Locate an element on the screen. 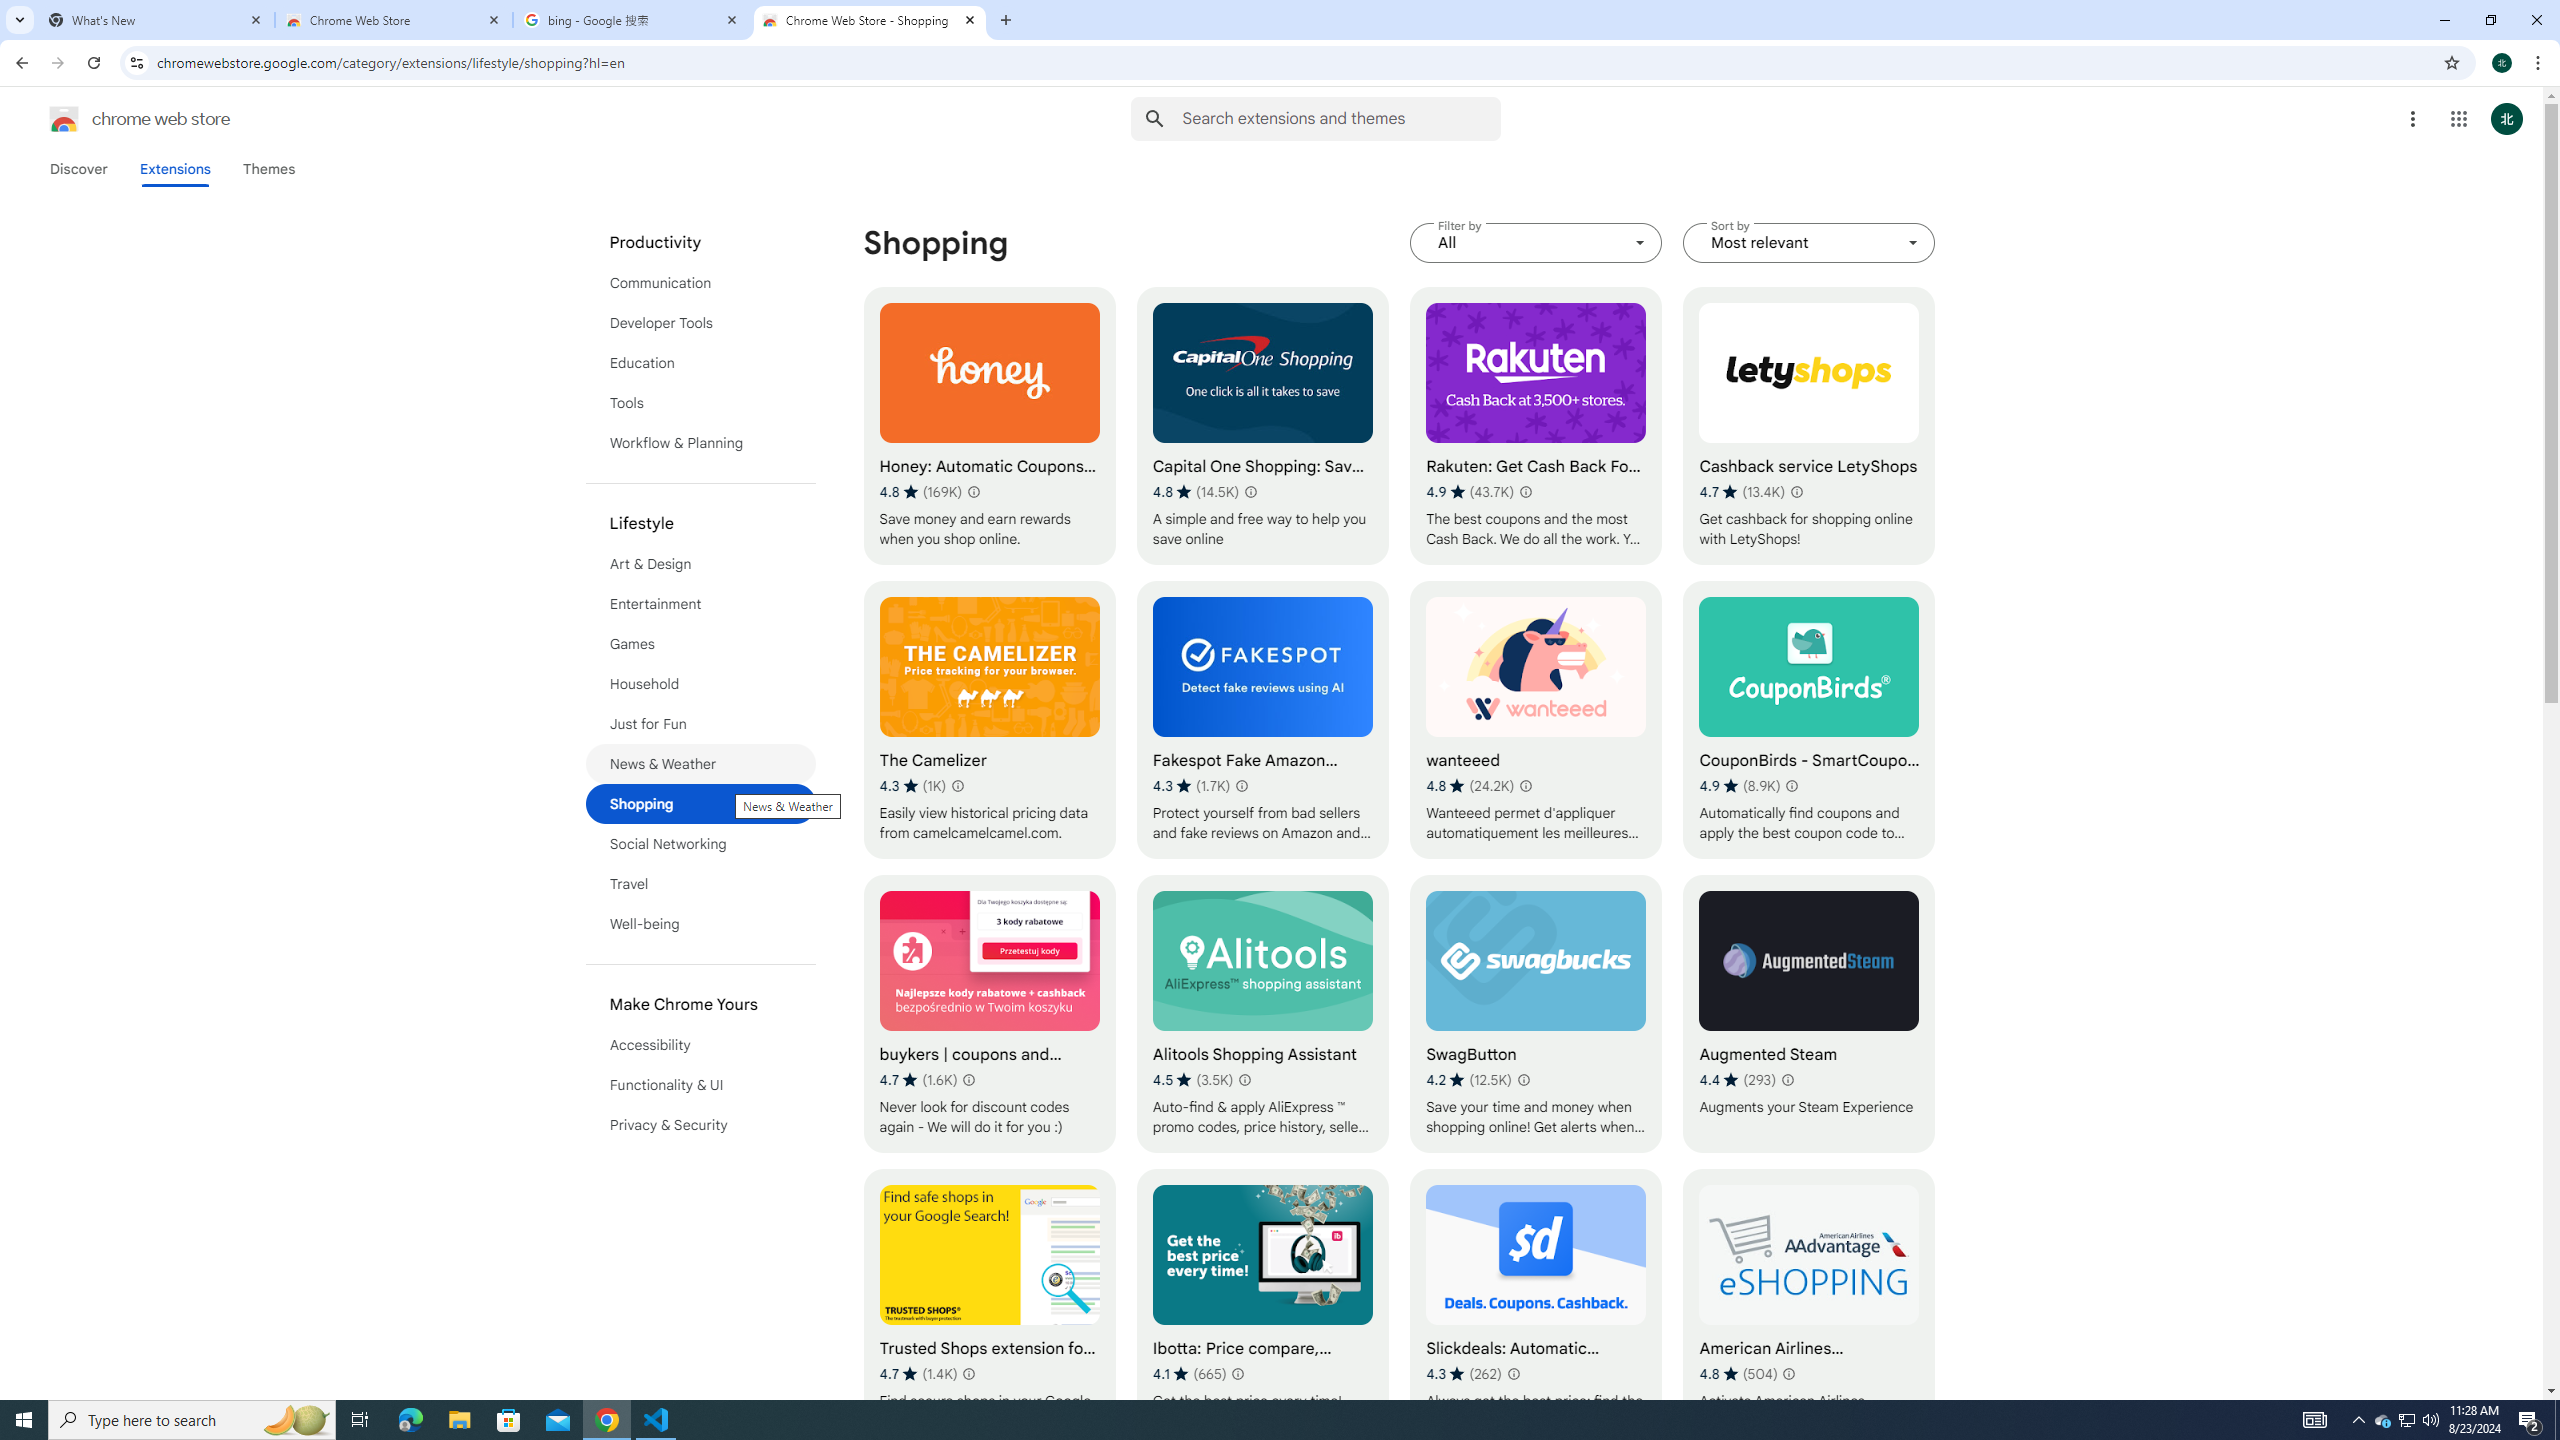 The width and height of the screenshot is (2560, 1440). 'Capital One Shopping: Save Now' is located at coordinates (1263, 425).